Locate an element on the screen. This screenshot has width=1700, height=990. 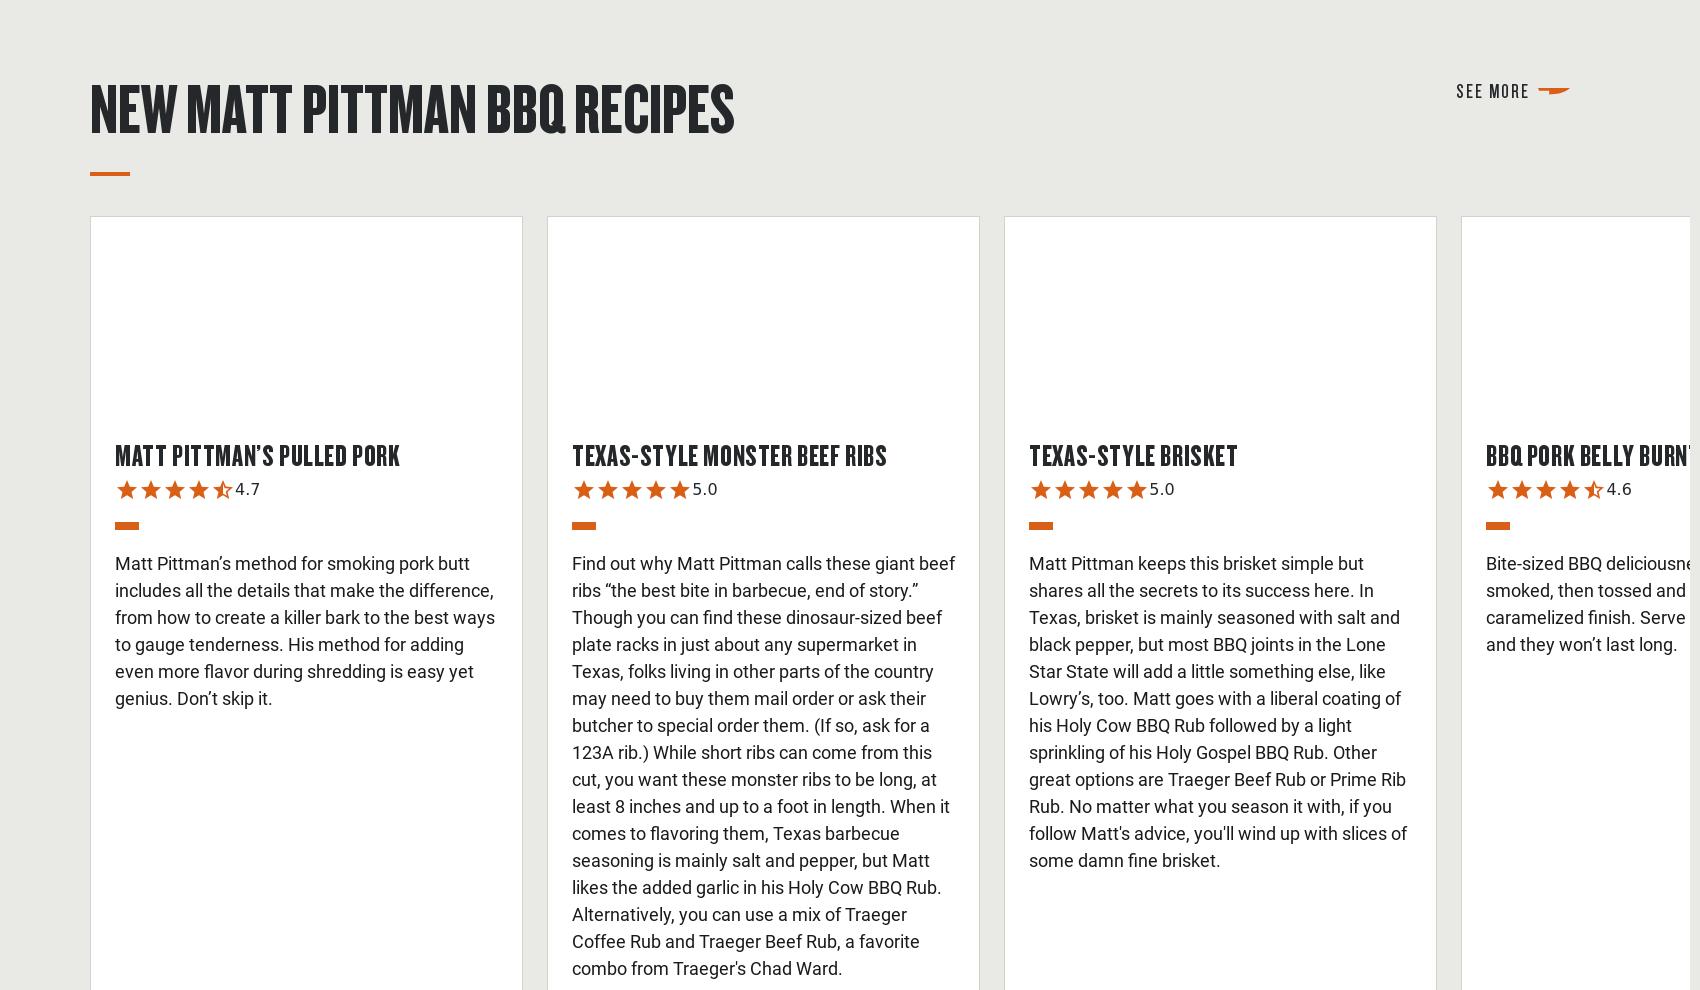
'New Matt Pittman BBQ Recipes' is located at coordinates (411, 105).